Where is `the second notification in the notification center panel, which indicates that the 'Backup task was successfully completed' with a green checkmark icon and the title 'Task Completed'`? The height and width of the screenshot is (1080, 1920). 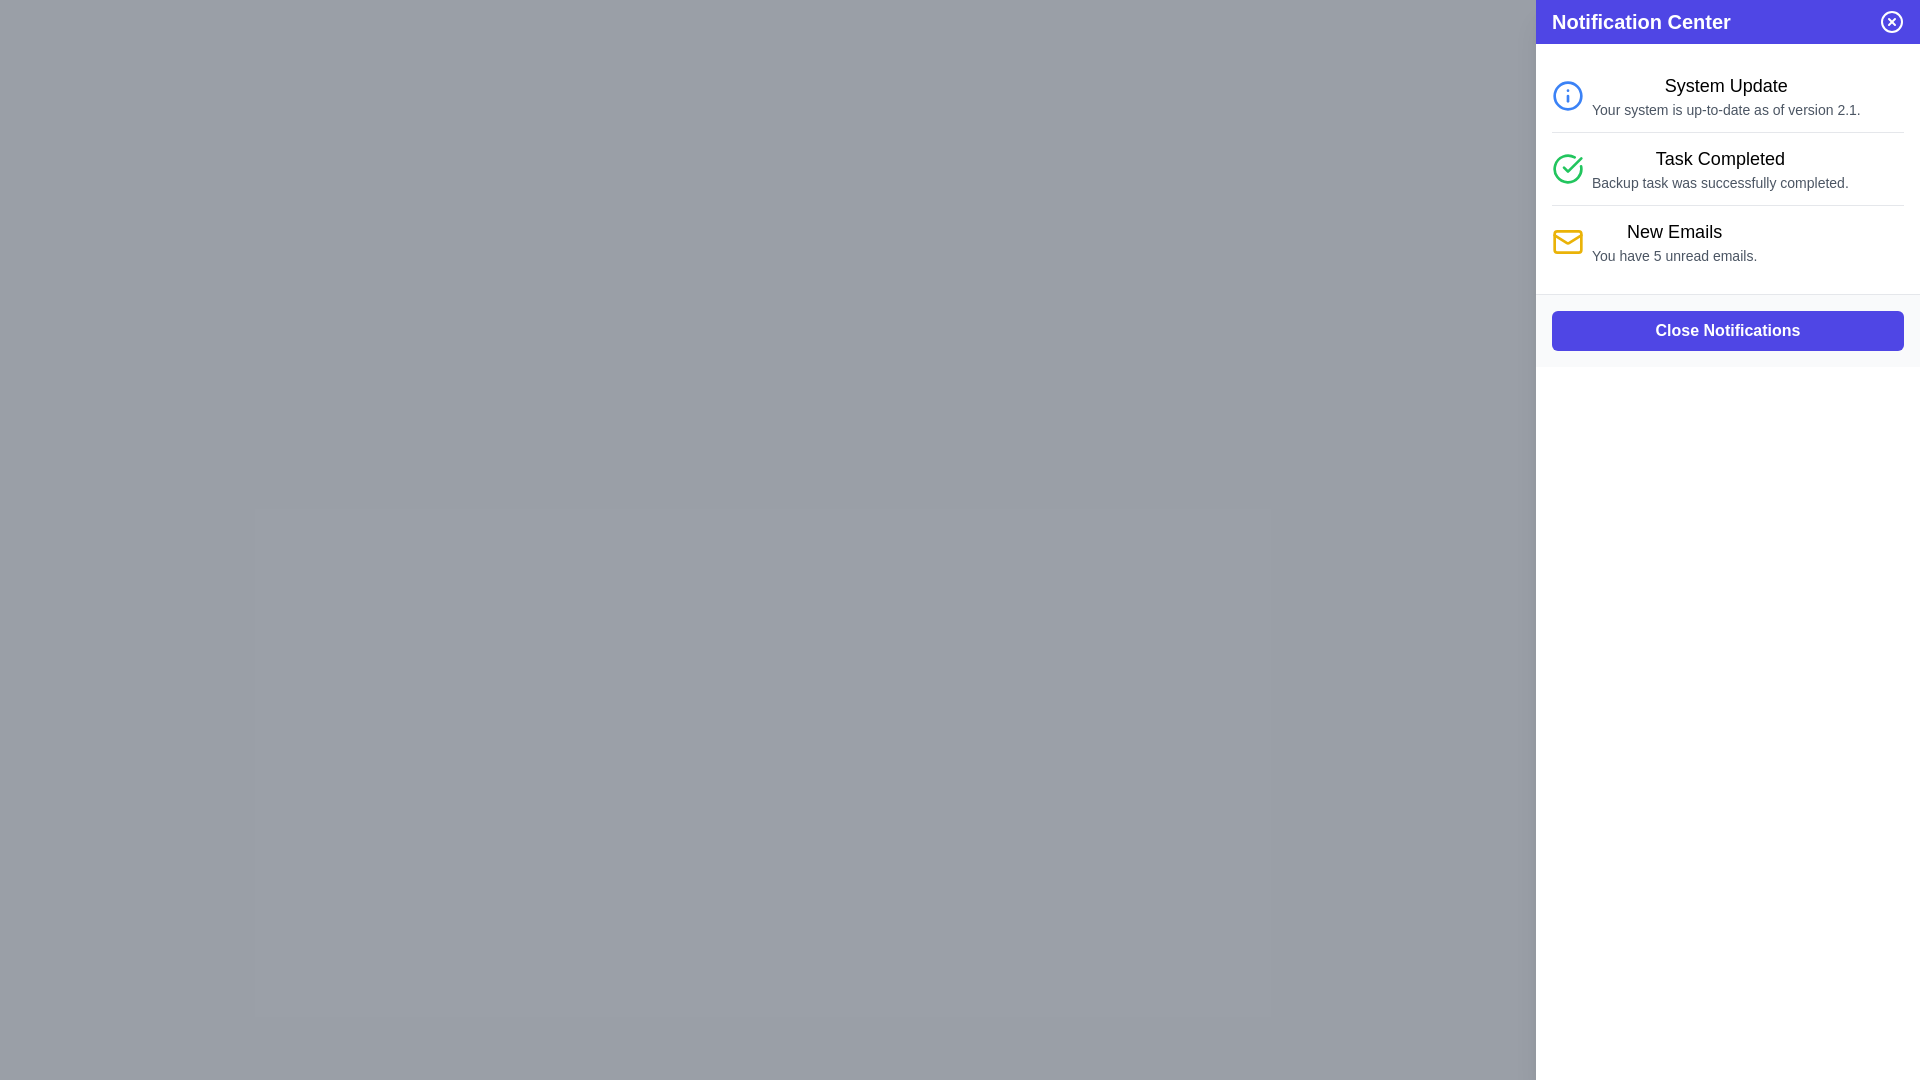 the second notification in the notification center panel, which indicates that the 'Backup task was successfully completed' with a green checkmark icon and the title 'Task Completed' is located at coordinates (1727, 167).